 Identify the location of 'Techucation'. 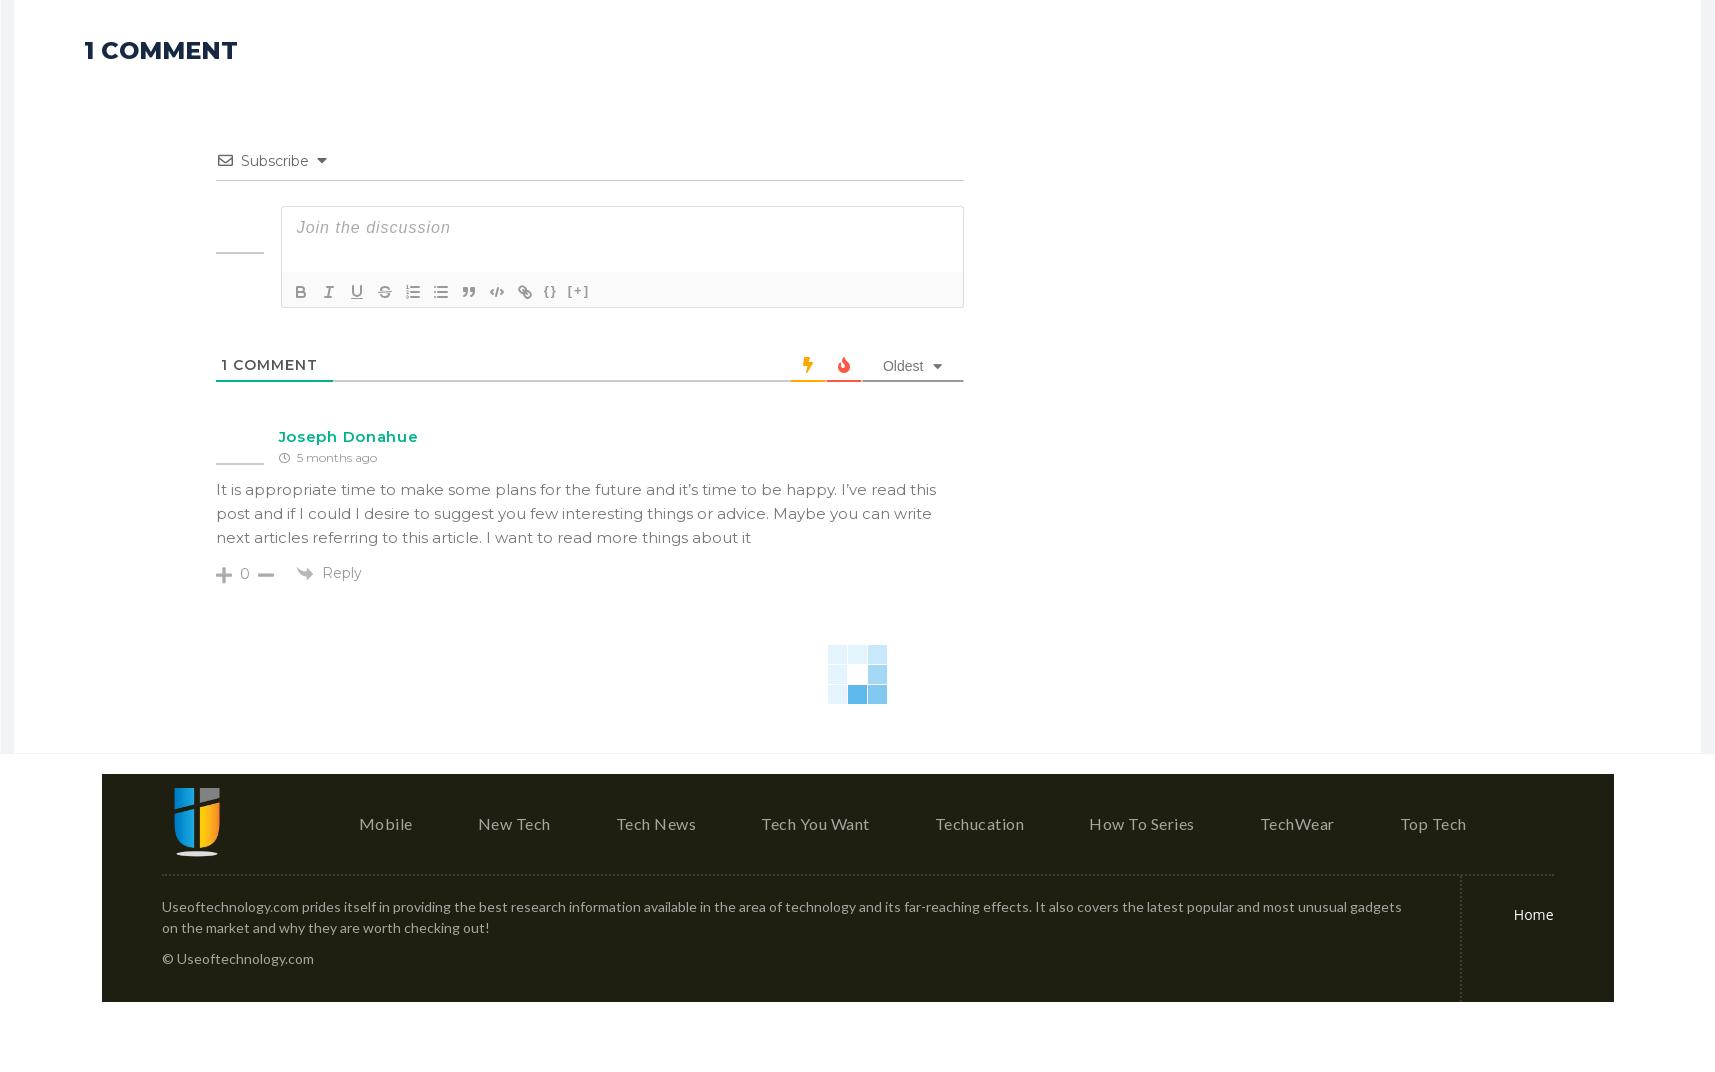
(933, 829).